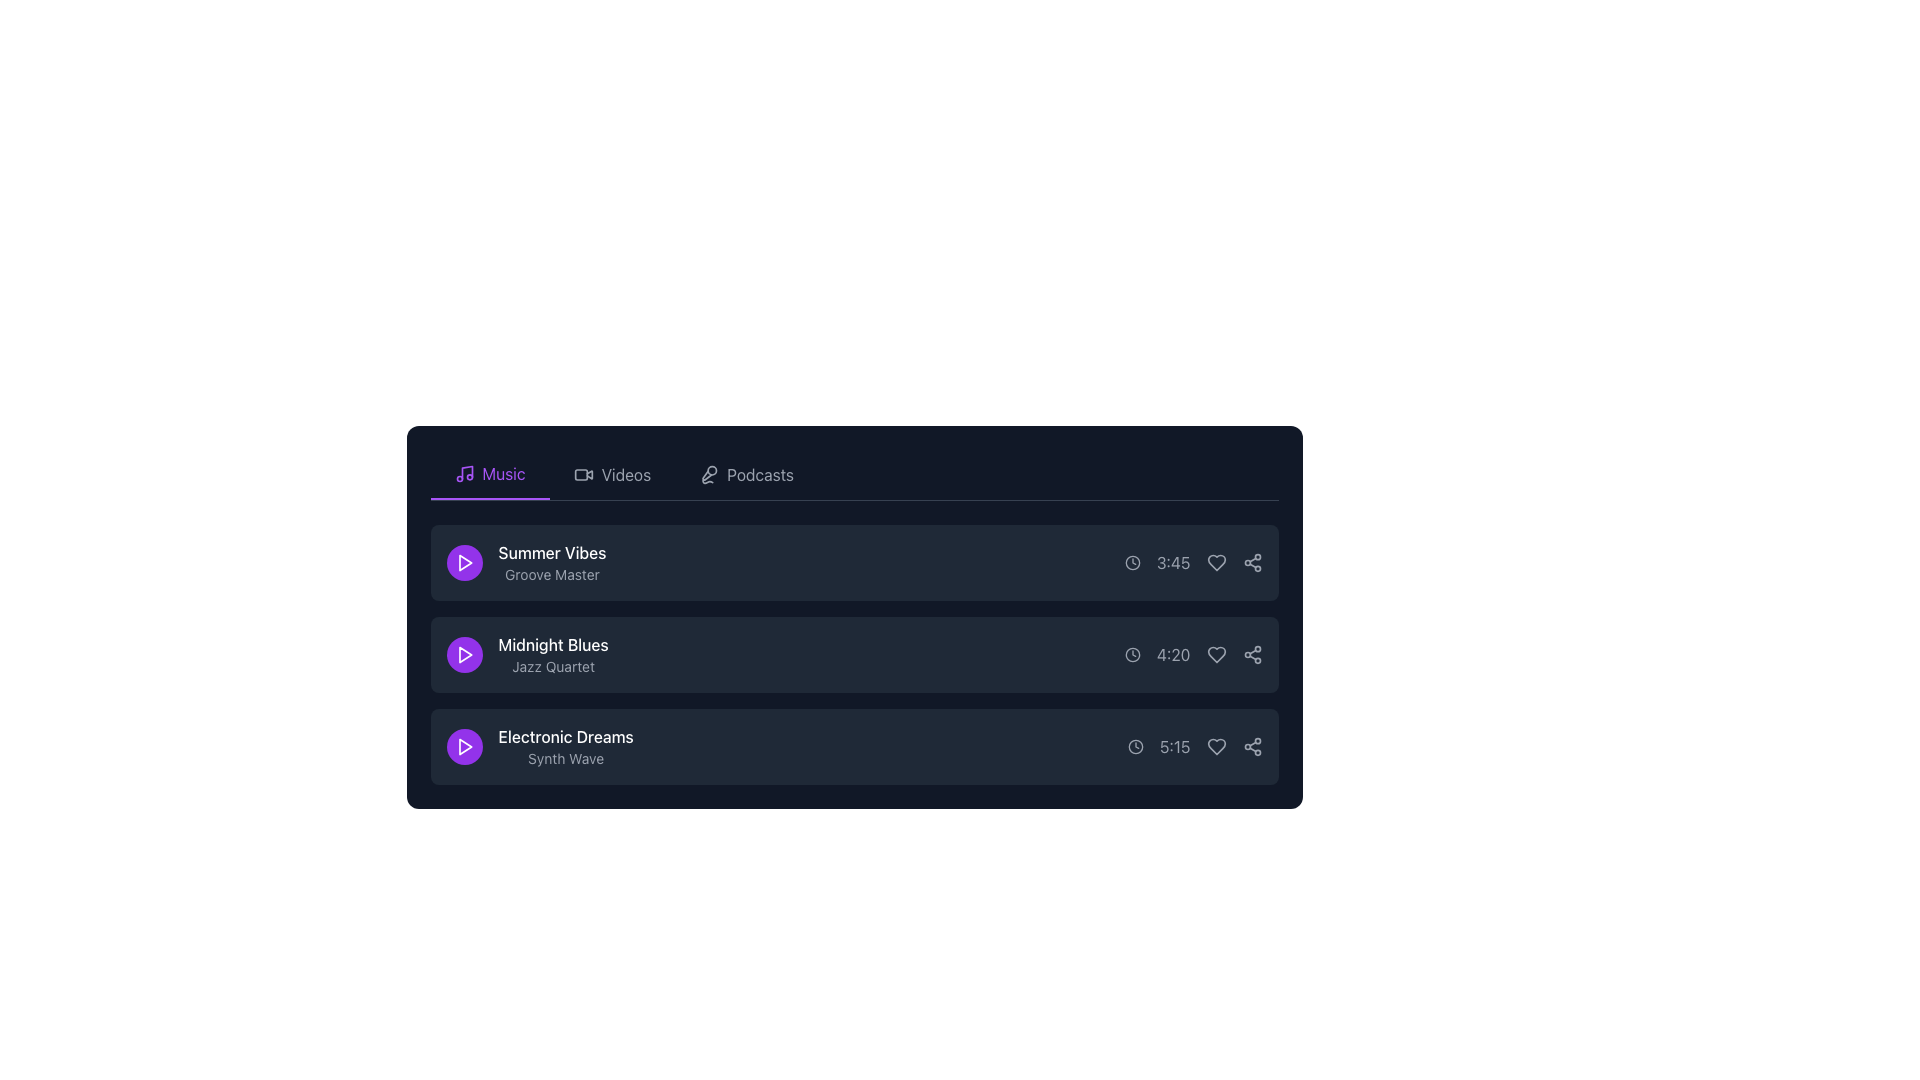  What do you see at coordinates (1132, 655) in the screenshot?
I see `the circular outline within the clock icon that represents the time information for the 'Midnight Blues' track, located in the third column of the second row's controls` at bounding box center [1132, 655].